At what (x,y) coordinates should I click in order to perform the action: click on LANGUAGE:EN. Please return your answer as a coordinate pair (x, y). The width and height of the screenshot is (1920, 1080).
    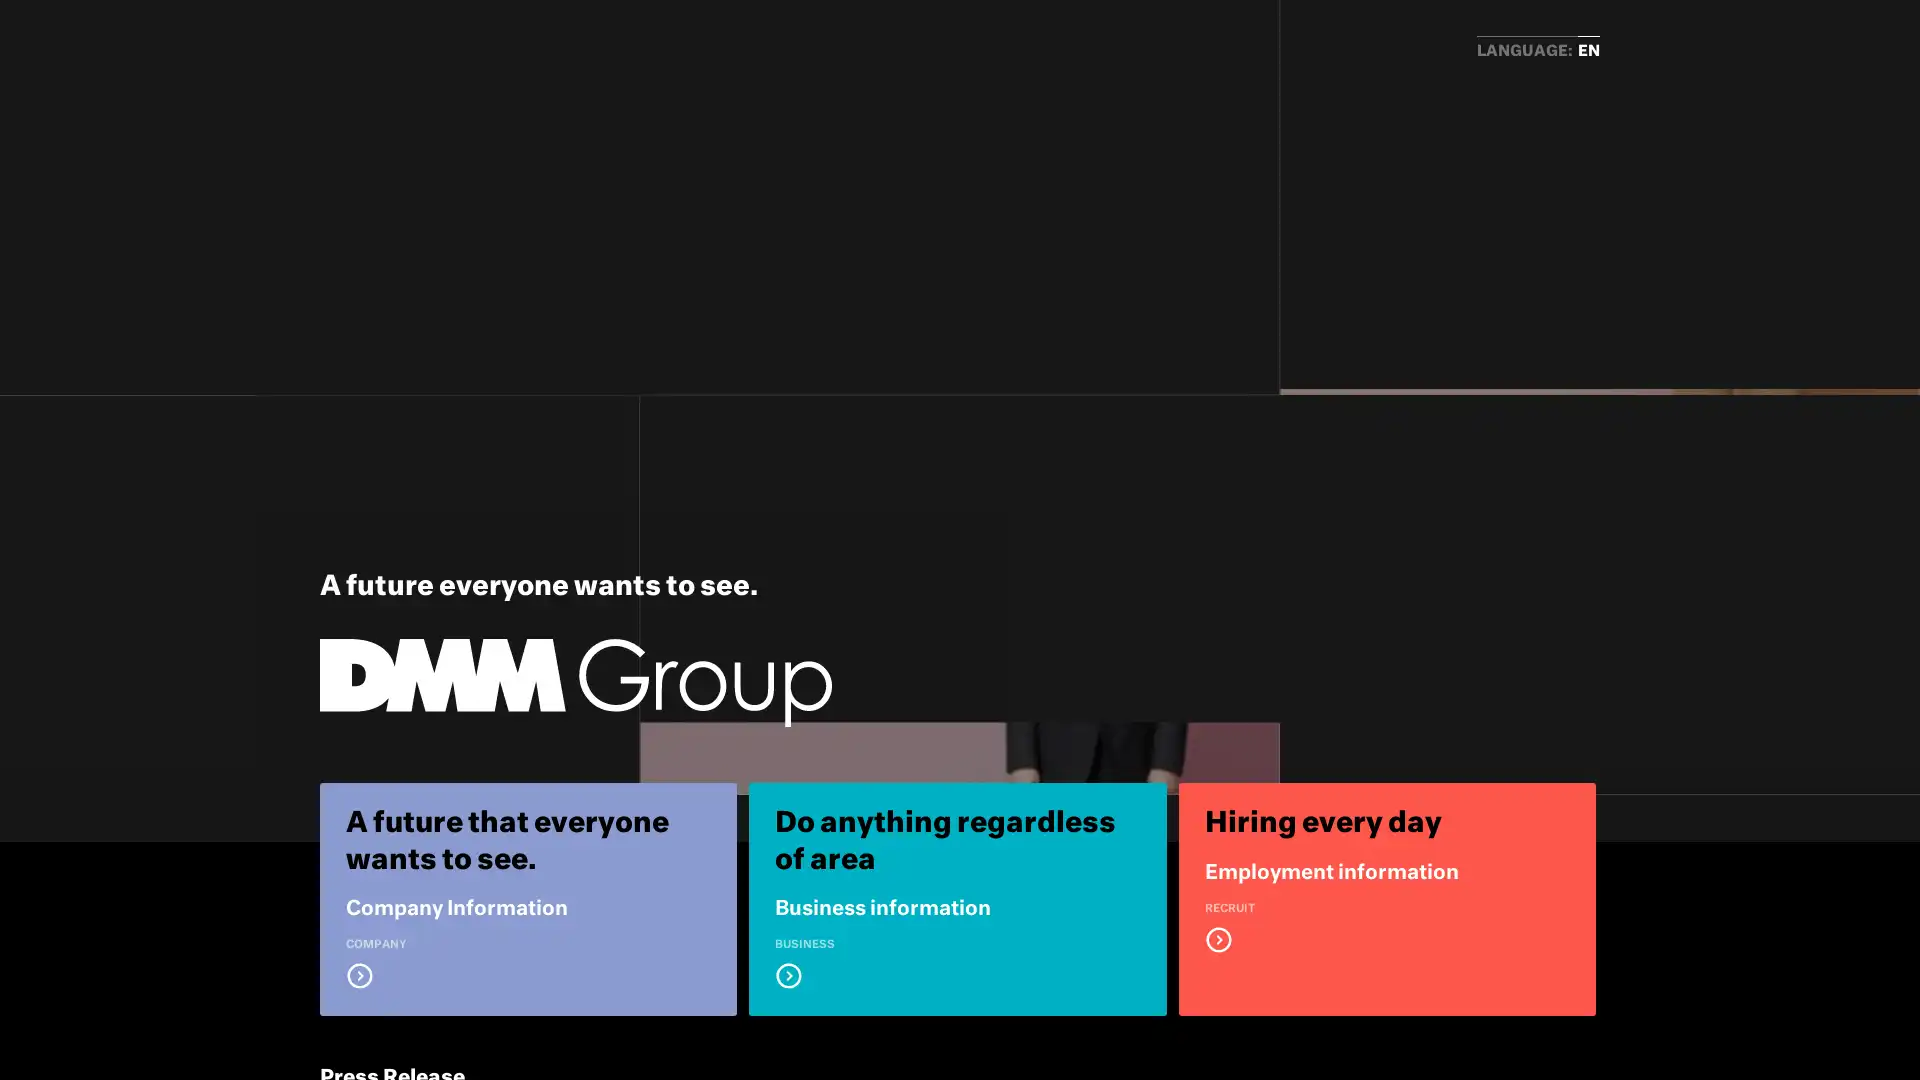
    Looking at the image, I should click on (1537, 50).